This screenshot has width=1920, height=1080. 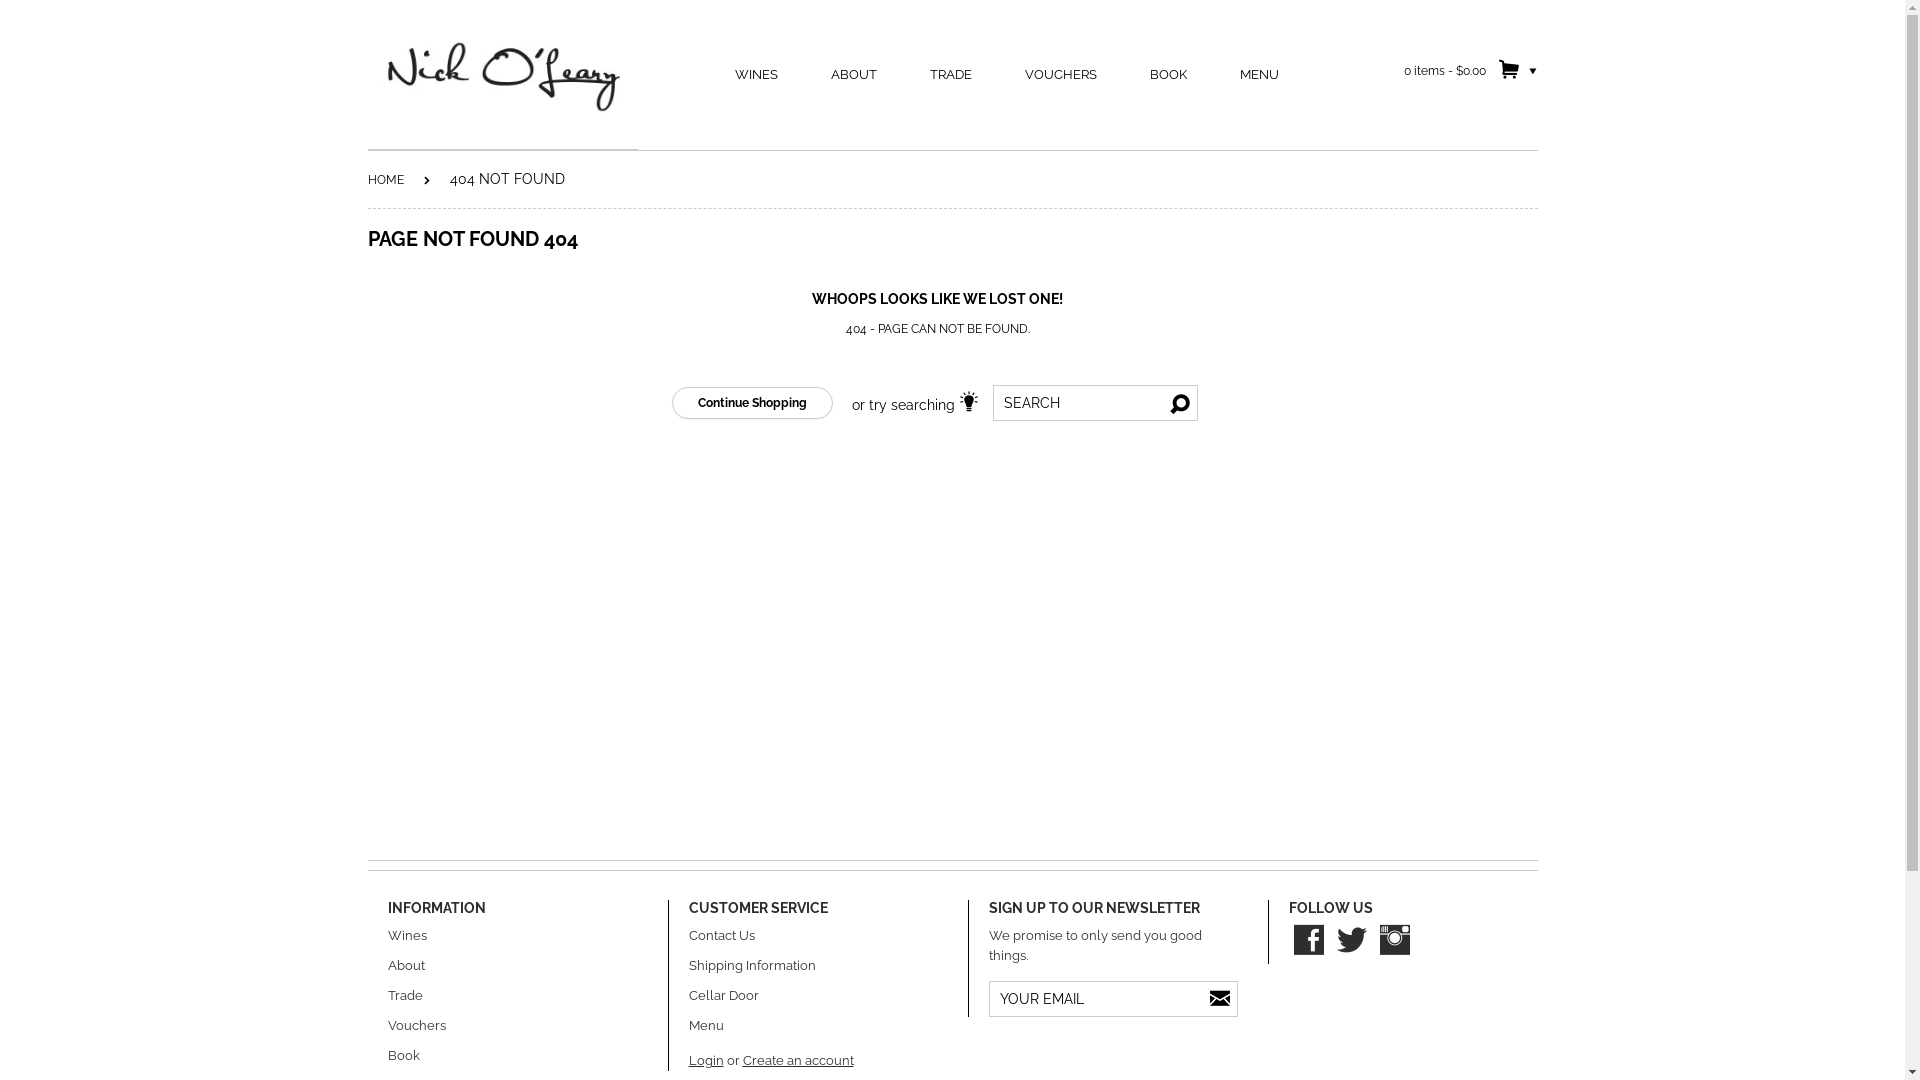 What do you see at coordinates (751, 402) in the screenshot?
I see `'Continue Shopping'` at bounding box center [751, 402].